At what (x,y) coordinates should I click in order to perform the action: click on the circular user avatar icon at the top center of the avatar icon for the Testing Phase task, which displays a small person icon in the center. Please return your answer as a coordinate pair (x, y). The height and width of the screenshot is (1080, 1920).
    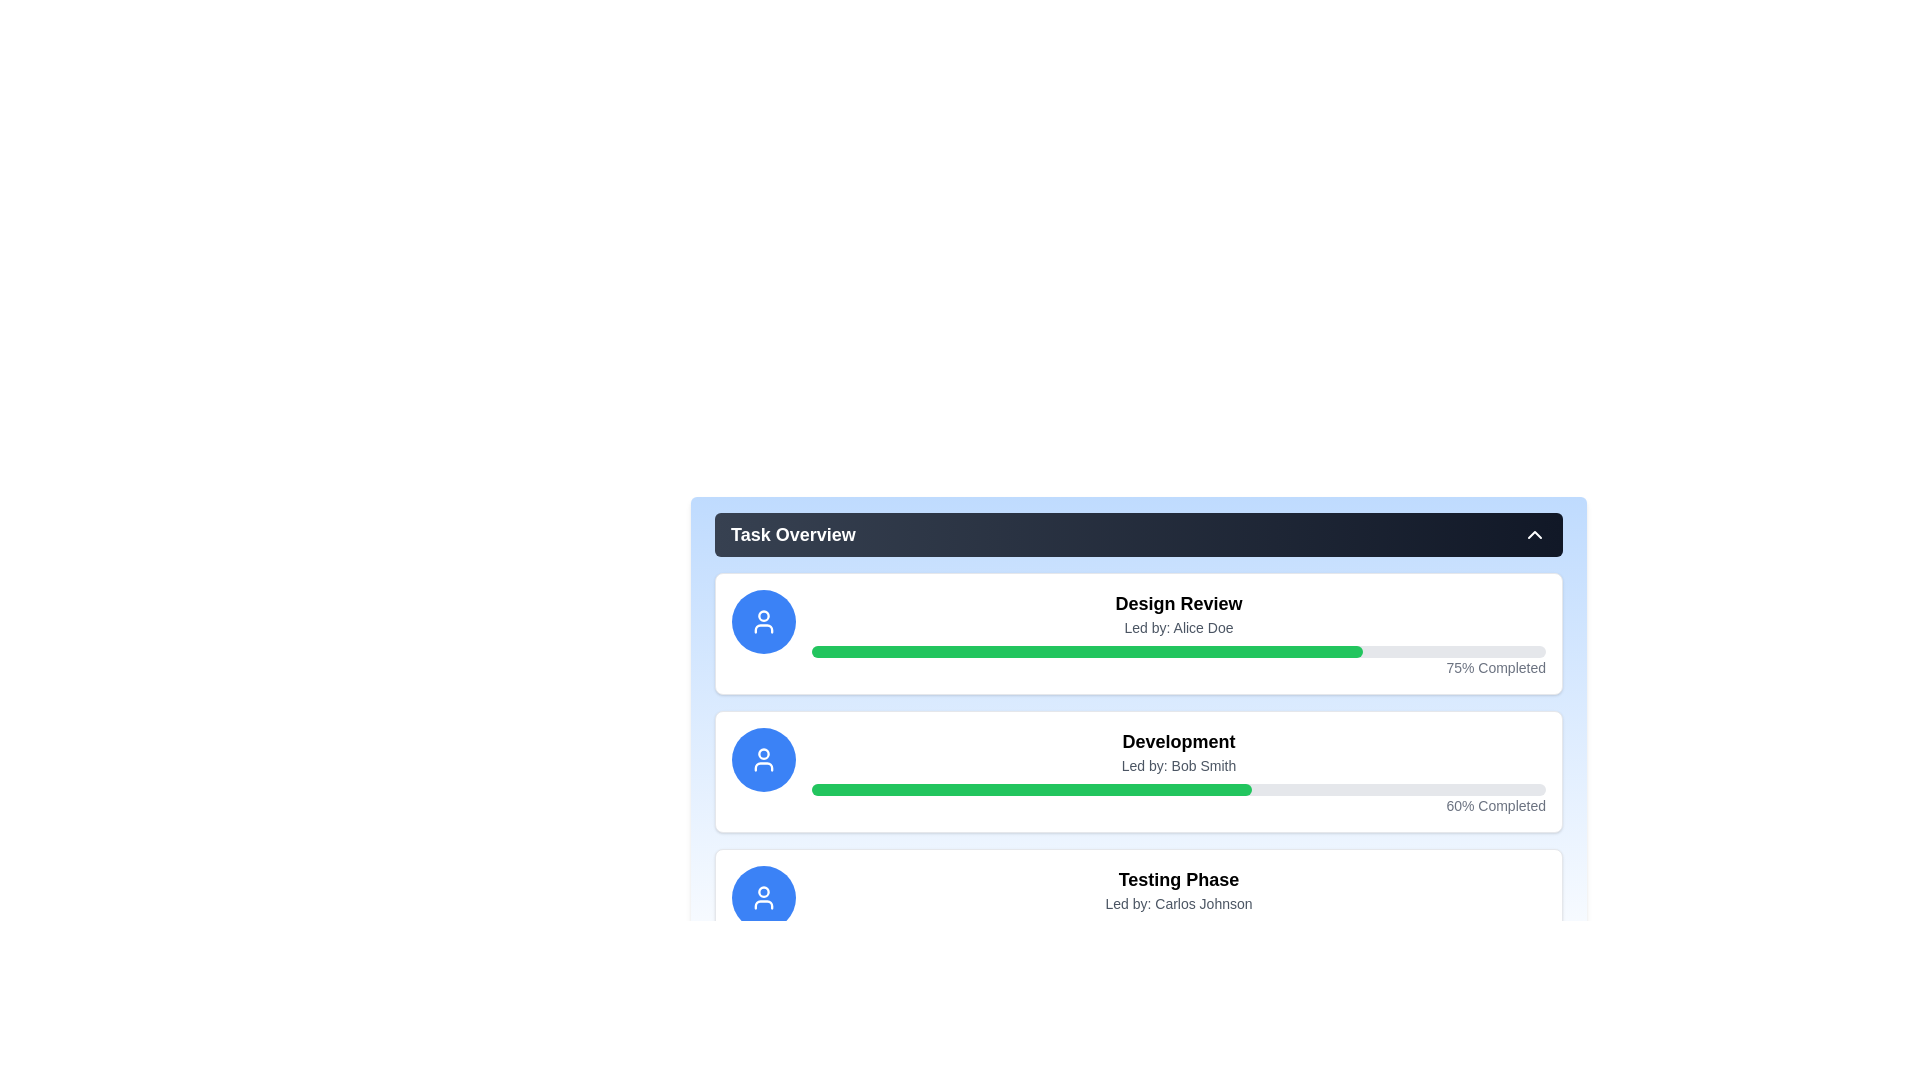
    Looking at the image, I should click on (762, 890).